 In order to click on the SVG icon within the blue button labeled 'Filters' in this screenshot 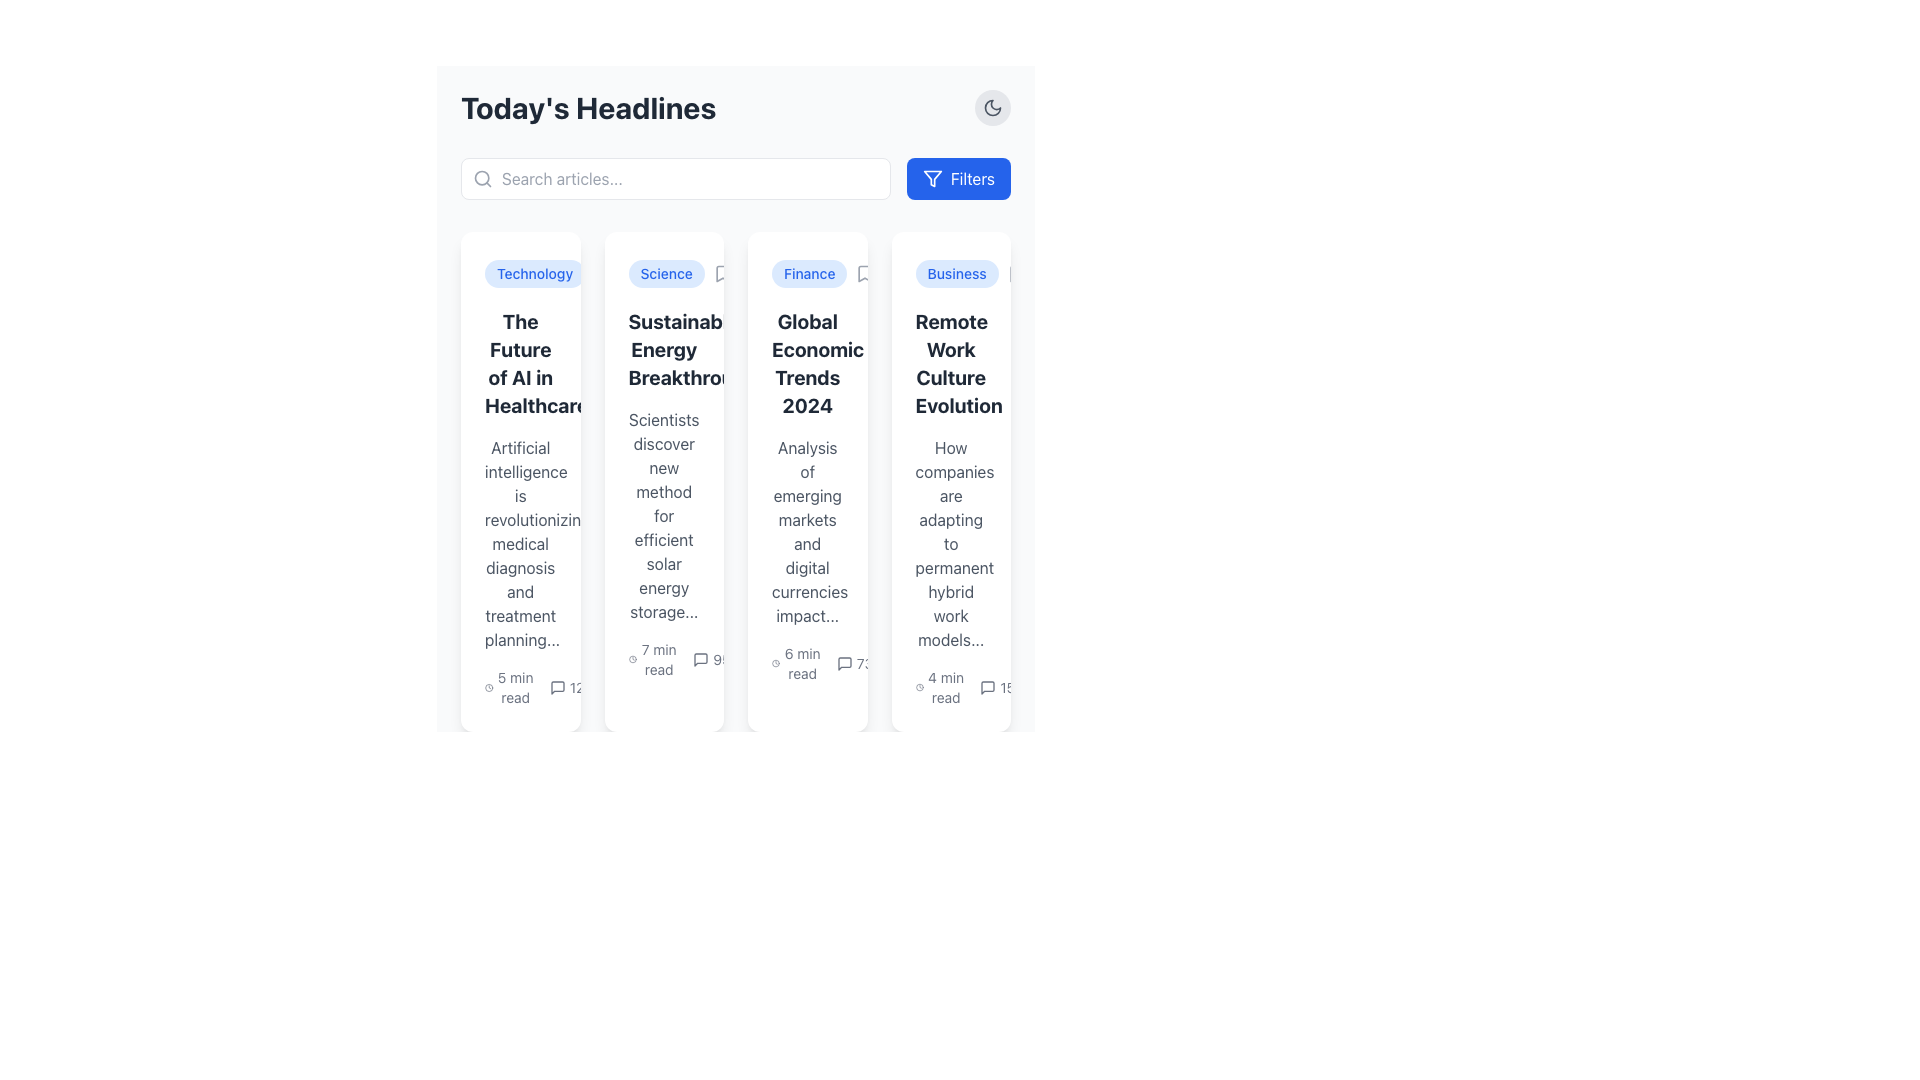, I will do `click(931, 177)`.